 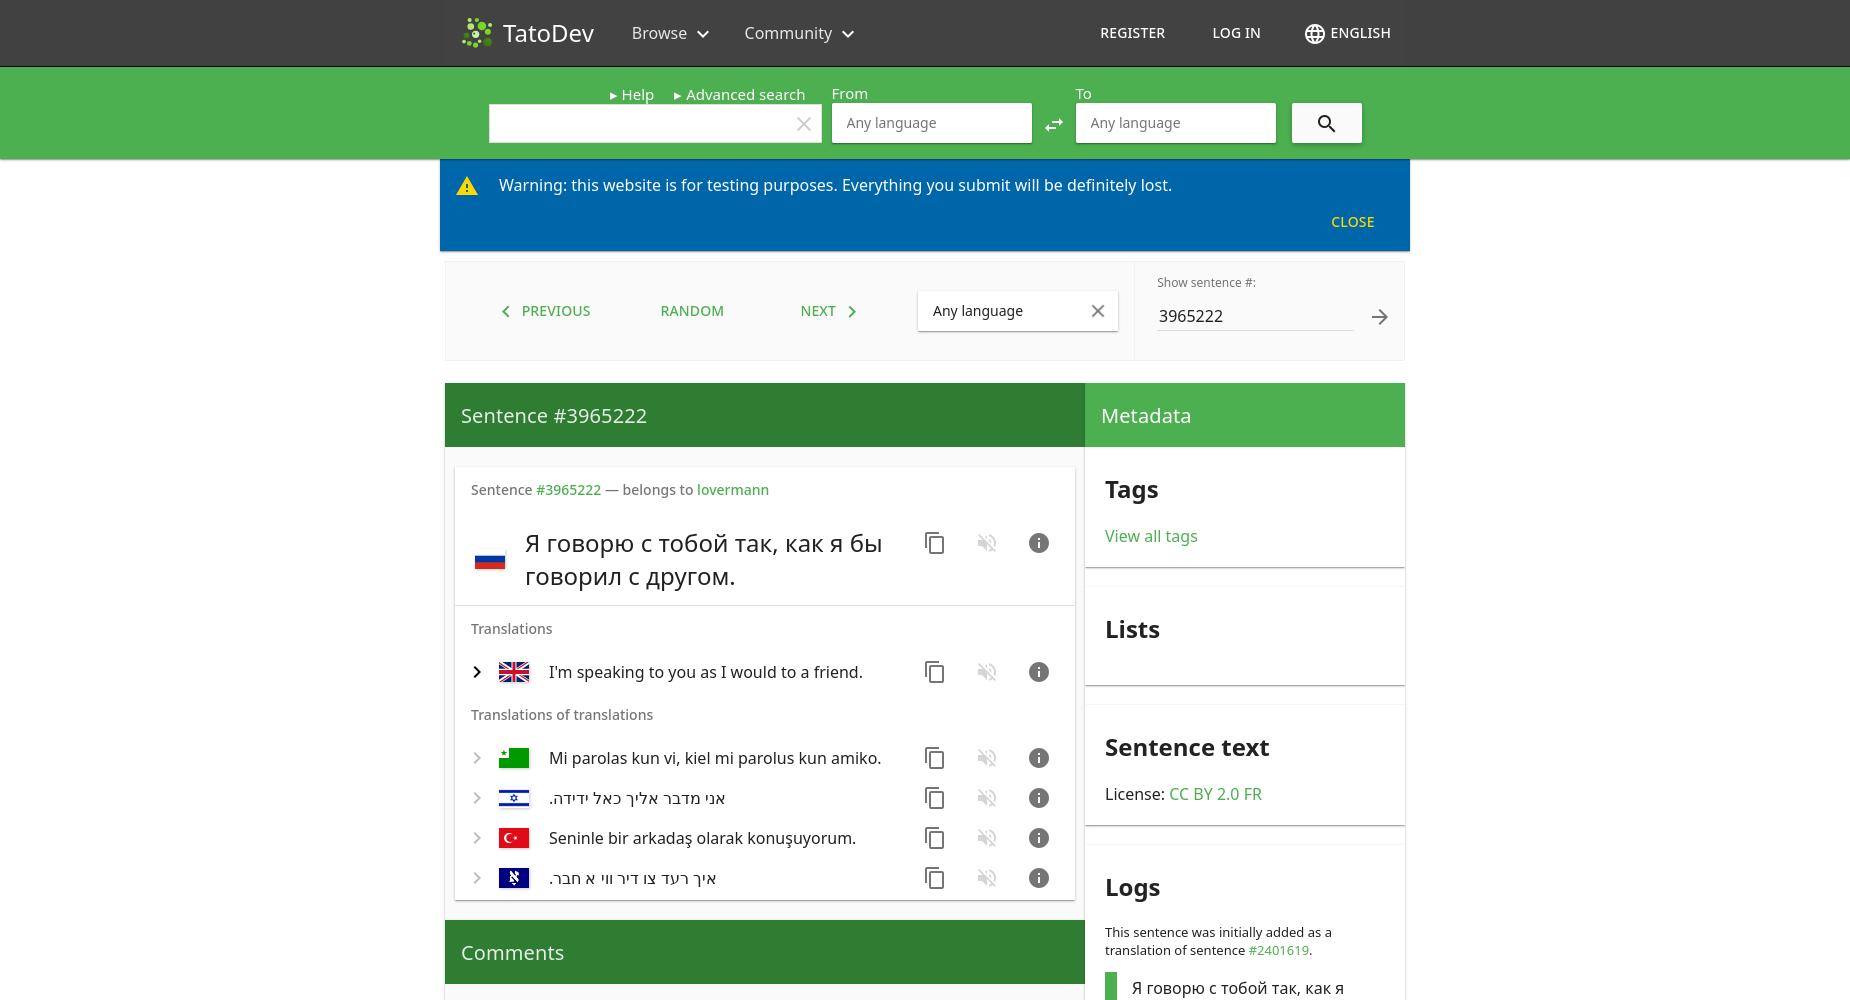 What do you see at coordinates (1351, 220) in the screenshot?
I see `'Close'` at bounding box center [1351, 220].